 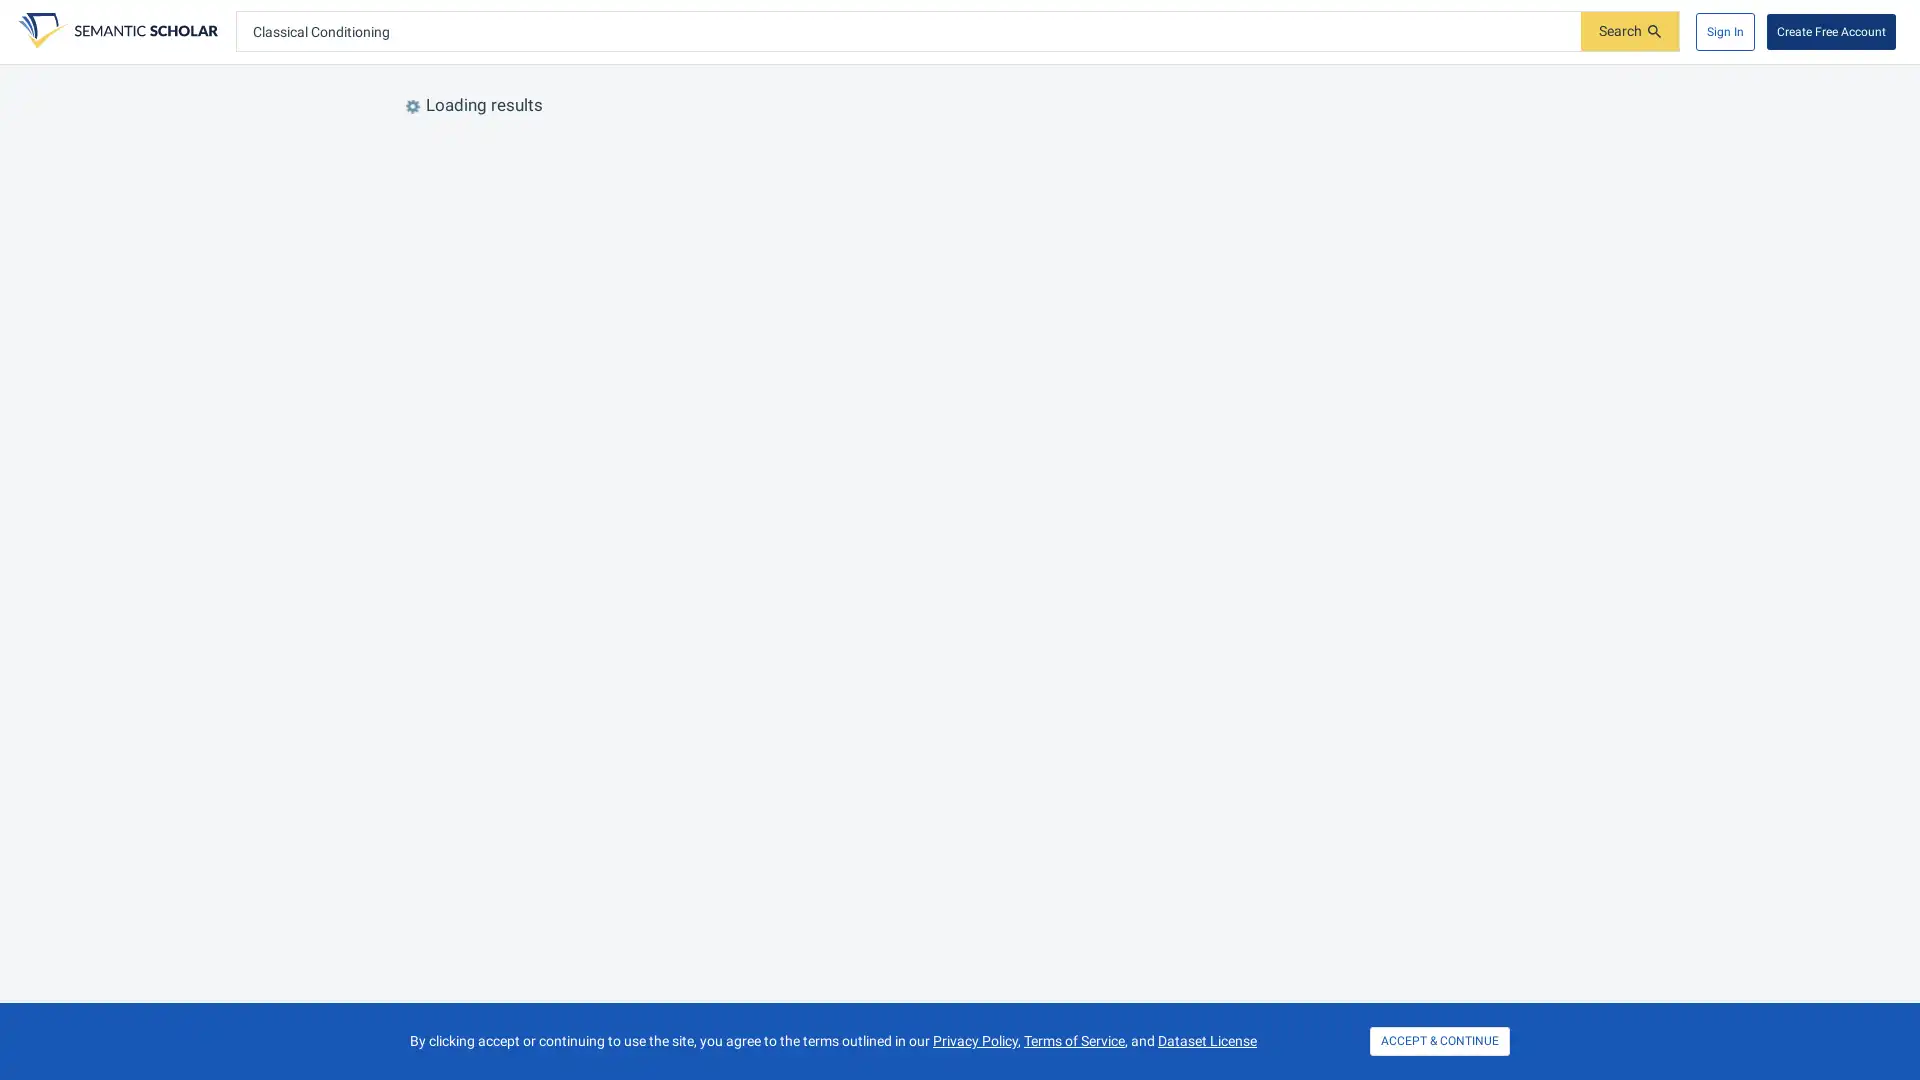 I want to click on Save to Library, so click(x=549, y=270).